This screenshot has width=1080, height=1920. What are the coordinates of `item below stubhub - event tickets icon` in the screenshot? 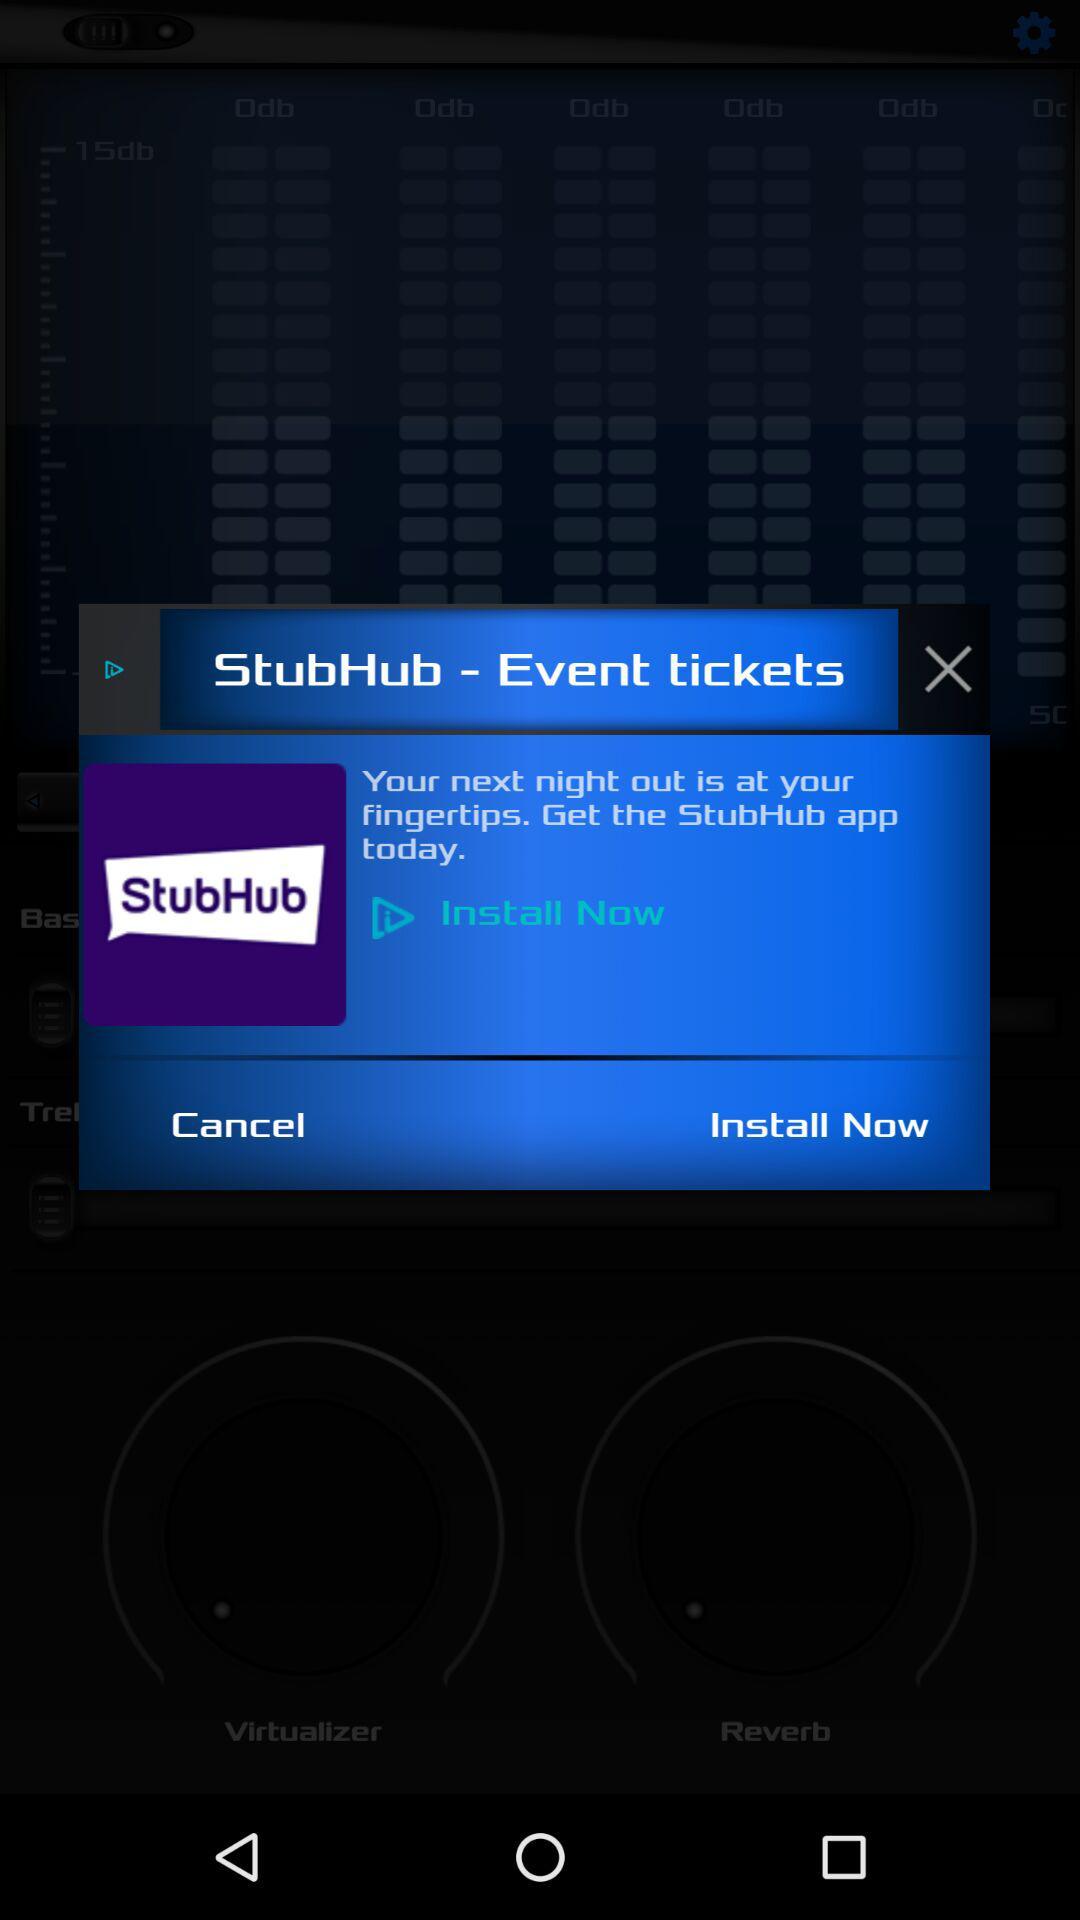 It's located at (225, 893).